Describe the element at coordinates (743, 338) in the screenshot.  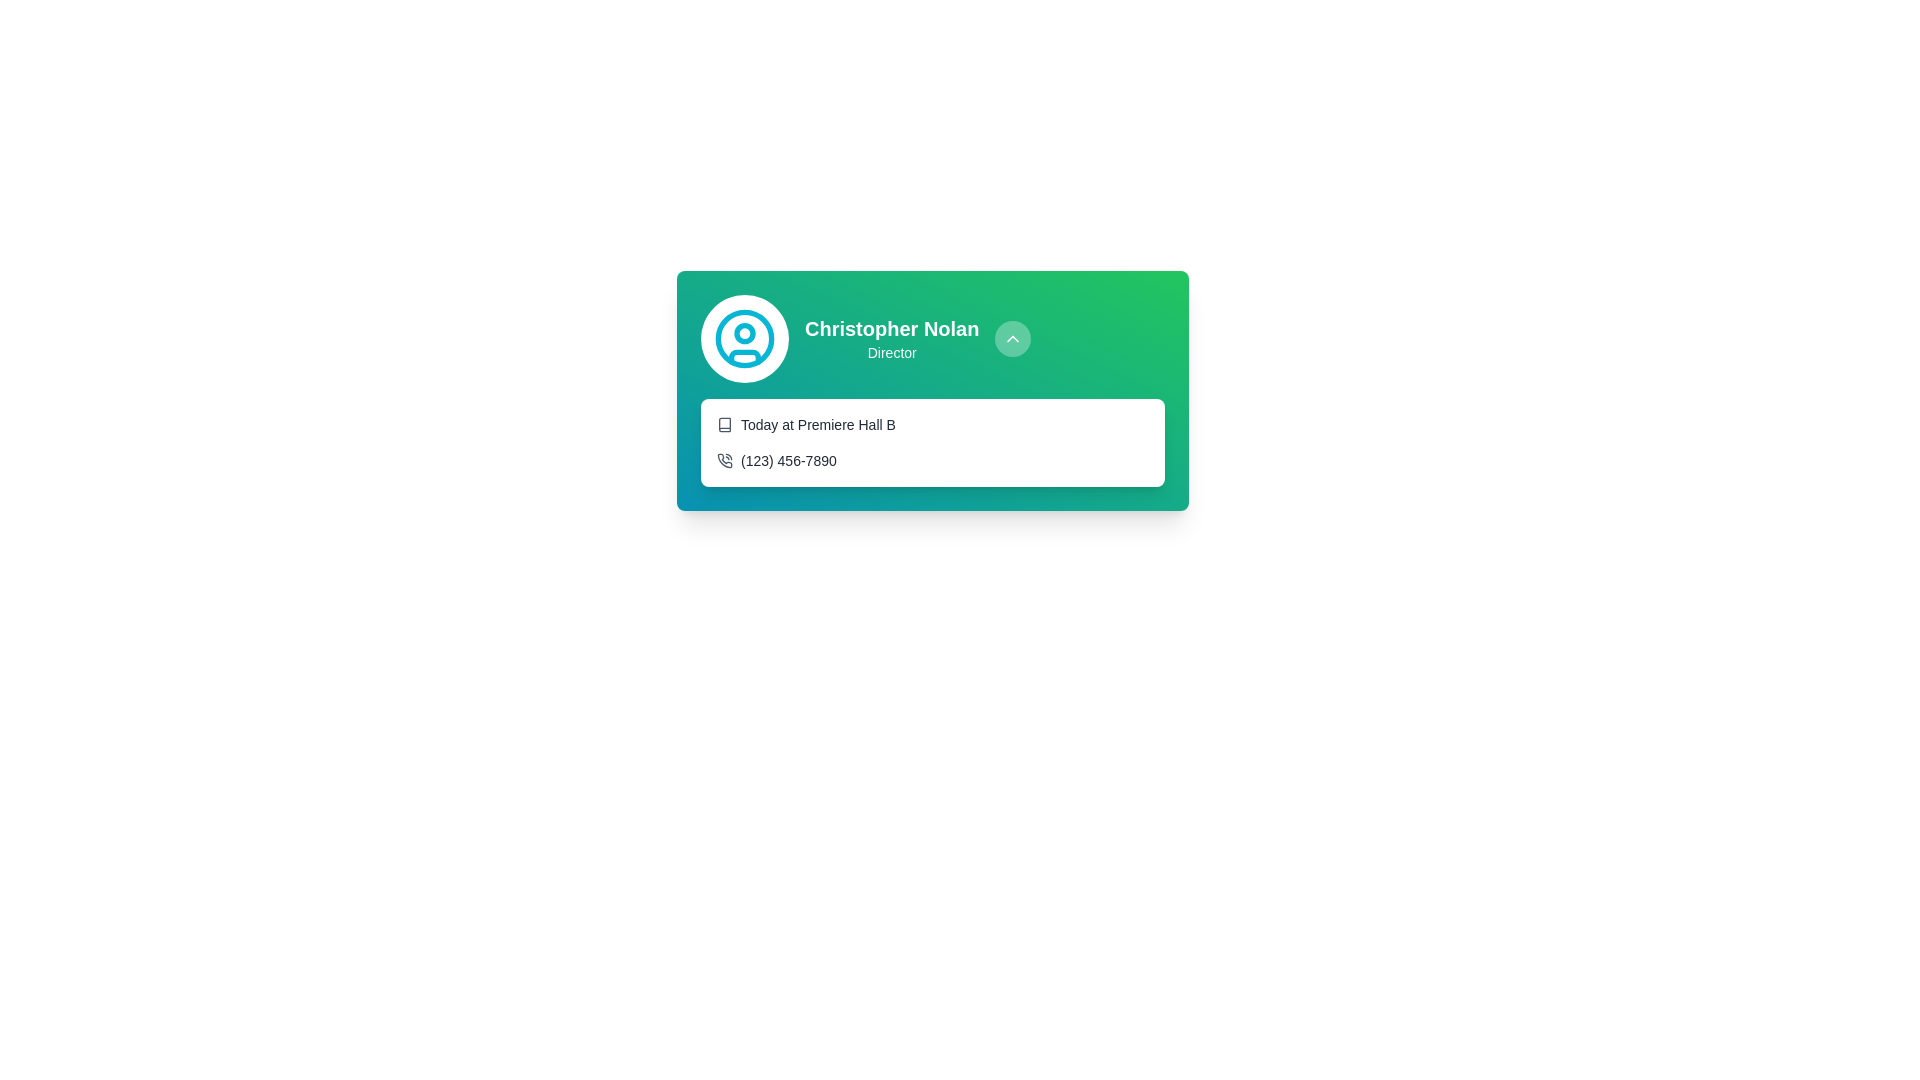
I see `the circular SVG element with a cyan outline that is centrally positioned within the user profile icon` at that location.